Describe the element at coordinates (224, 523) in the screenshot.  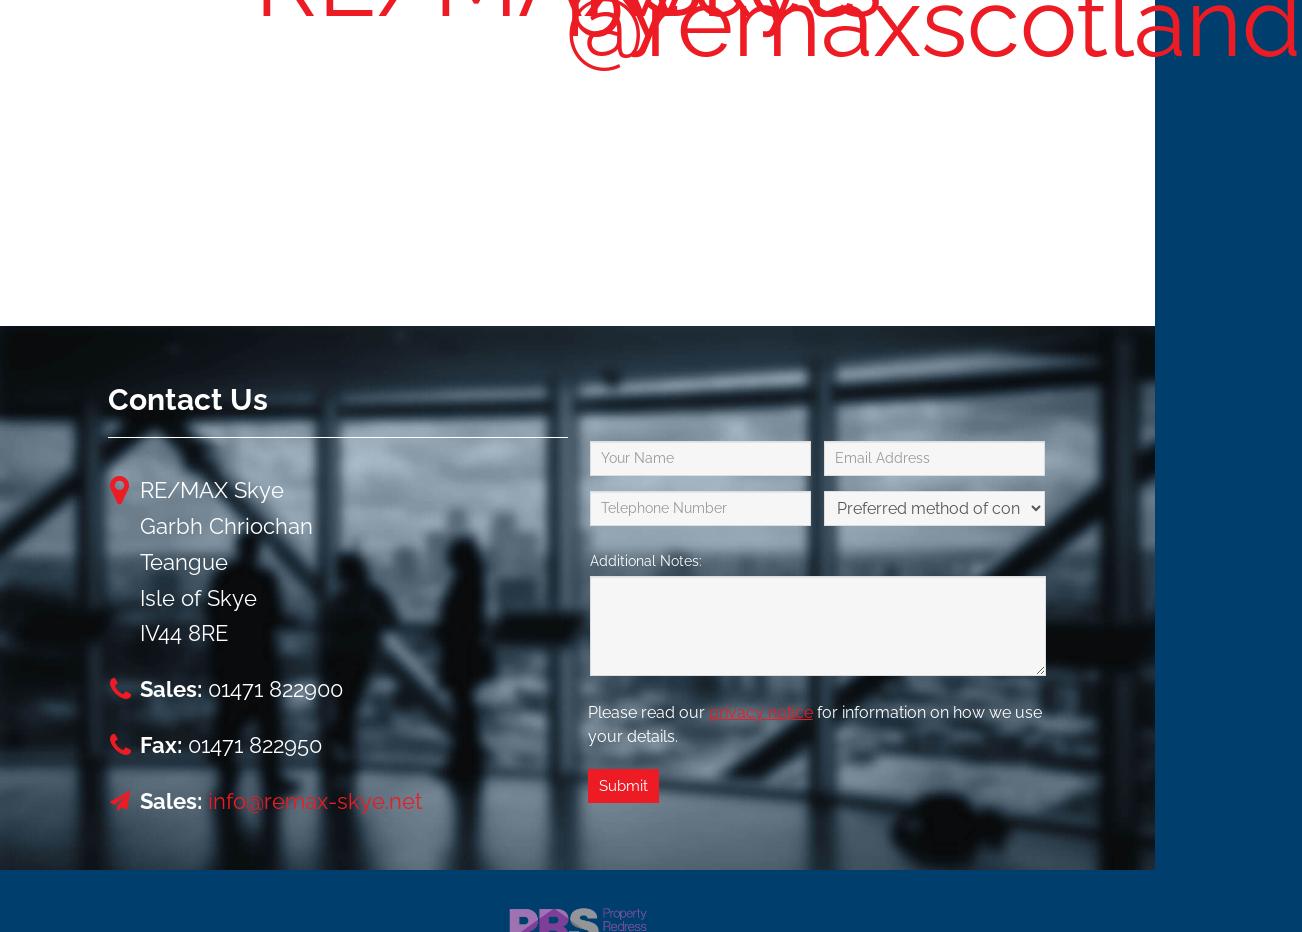
I see `'Garbh Chriochan'` at that location.